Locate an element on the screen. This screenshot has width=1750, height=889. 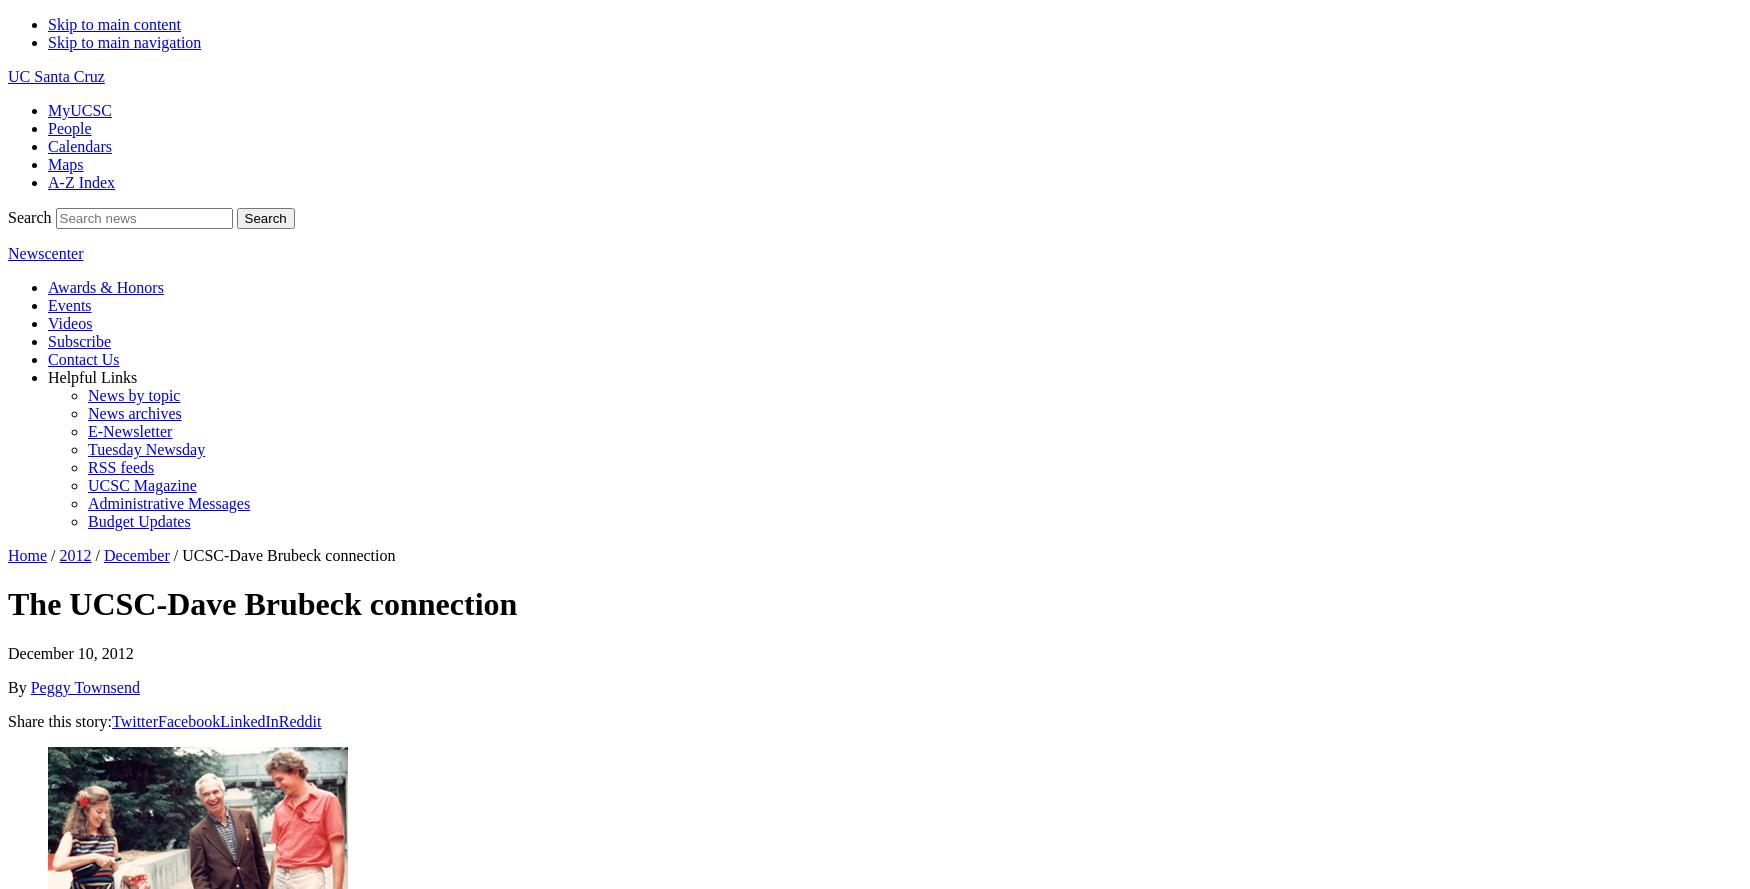
'Facebook' is located at coordinates (188, 719).